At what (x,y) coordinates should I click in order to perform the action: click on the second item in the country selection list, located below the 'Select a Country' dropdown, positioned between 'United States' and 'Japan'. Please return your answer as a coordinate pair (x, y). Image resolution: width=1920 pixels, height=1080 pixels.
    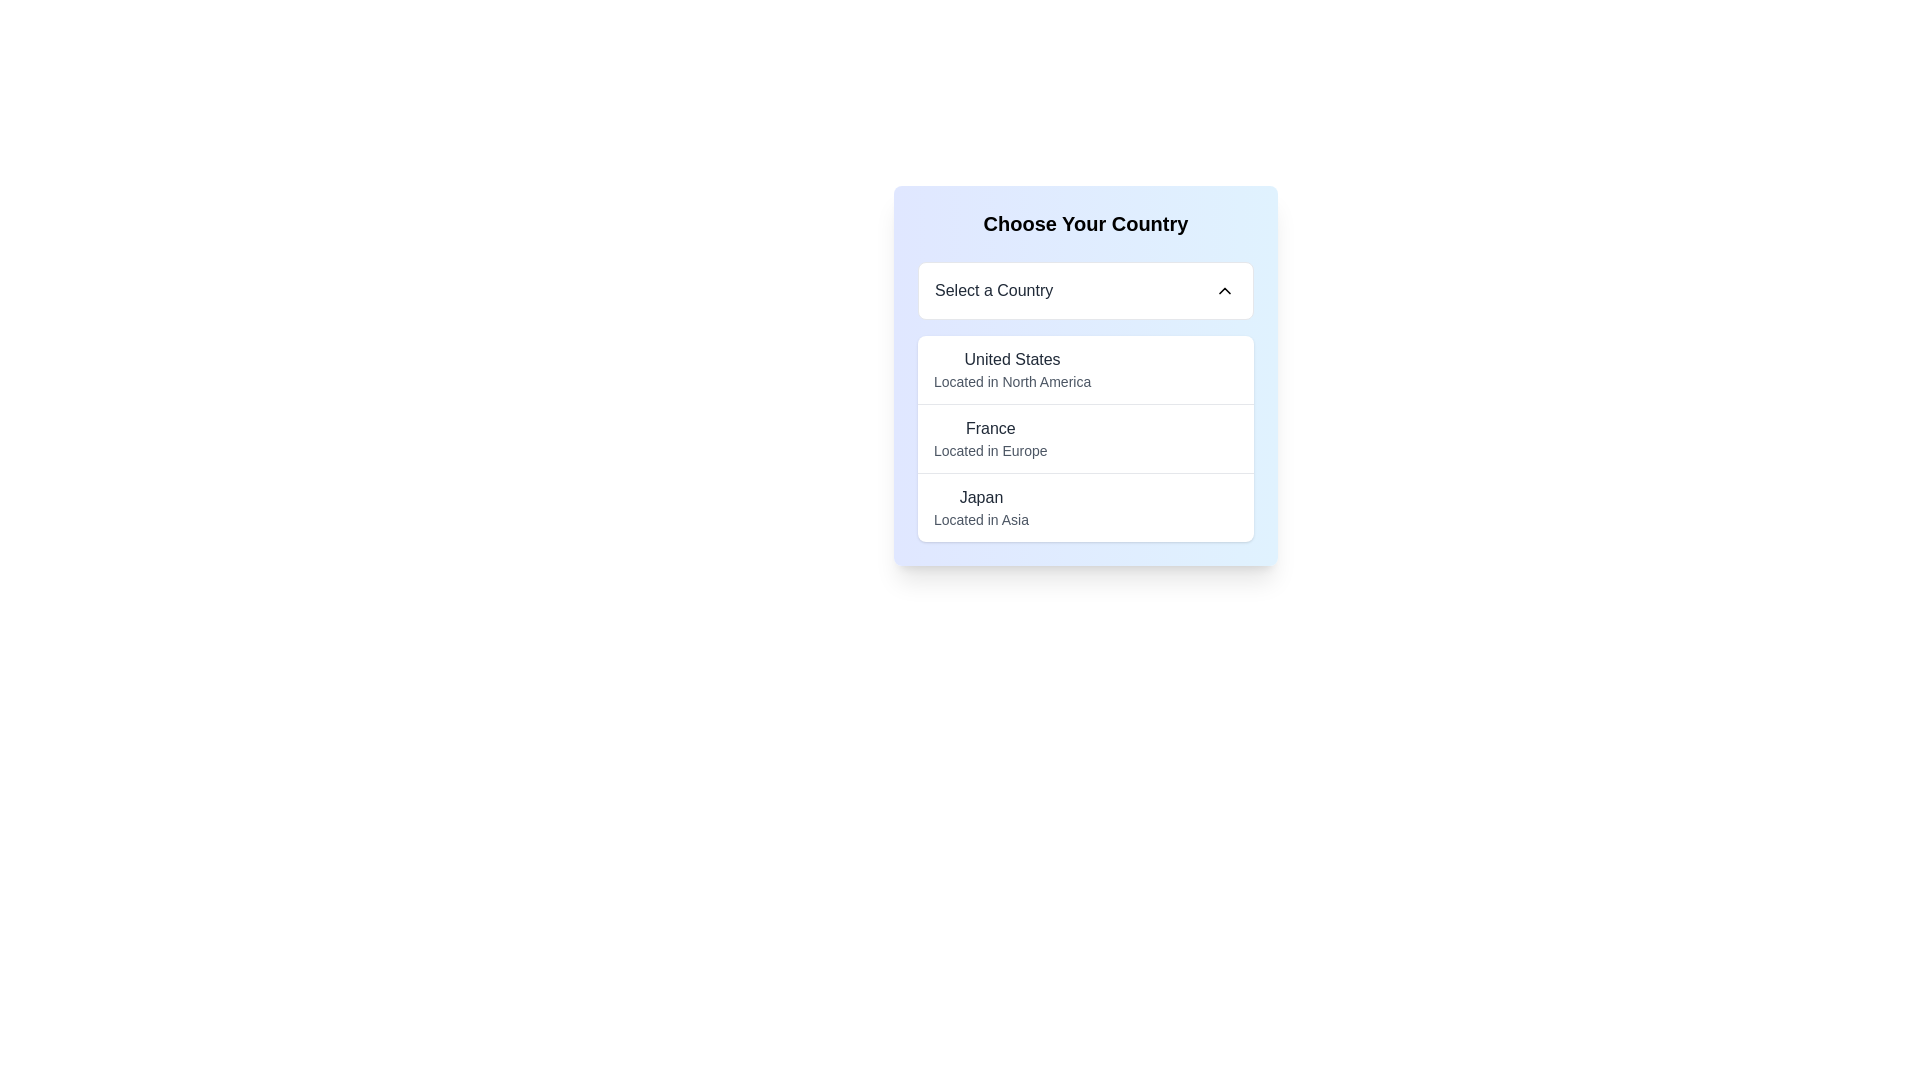
    Looking at the image, I should click on (1084, 438).